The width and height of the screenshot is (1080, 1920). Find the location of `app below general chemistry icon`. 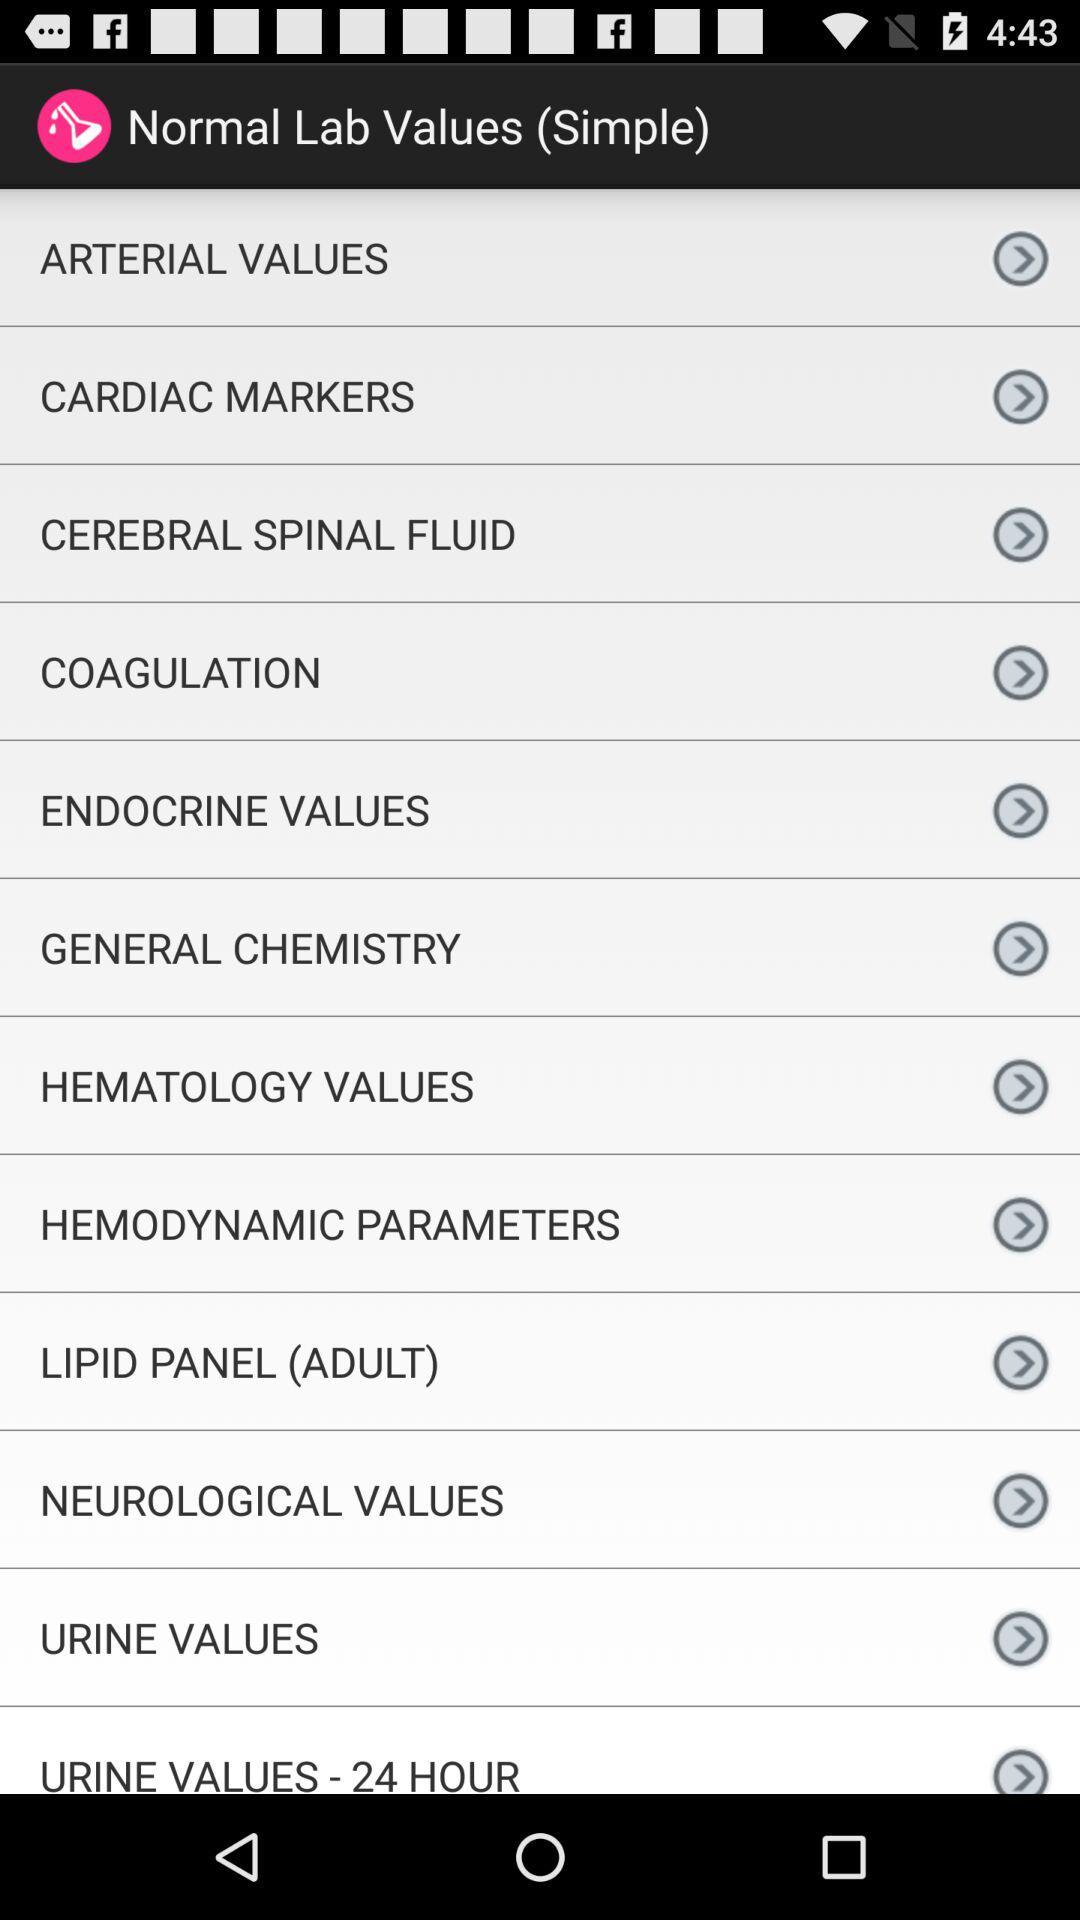

app below general chemistry icon is located at coordinates (480, 1084).